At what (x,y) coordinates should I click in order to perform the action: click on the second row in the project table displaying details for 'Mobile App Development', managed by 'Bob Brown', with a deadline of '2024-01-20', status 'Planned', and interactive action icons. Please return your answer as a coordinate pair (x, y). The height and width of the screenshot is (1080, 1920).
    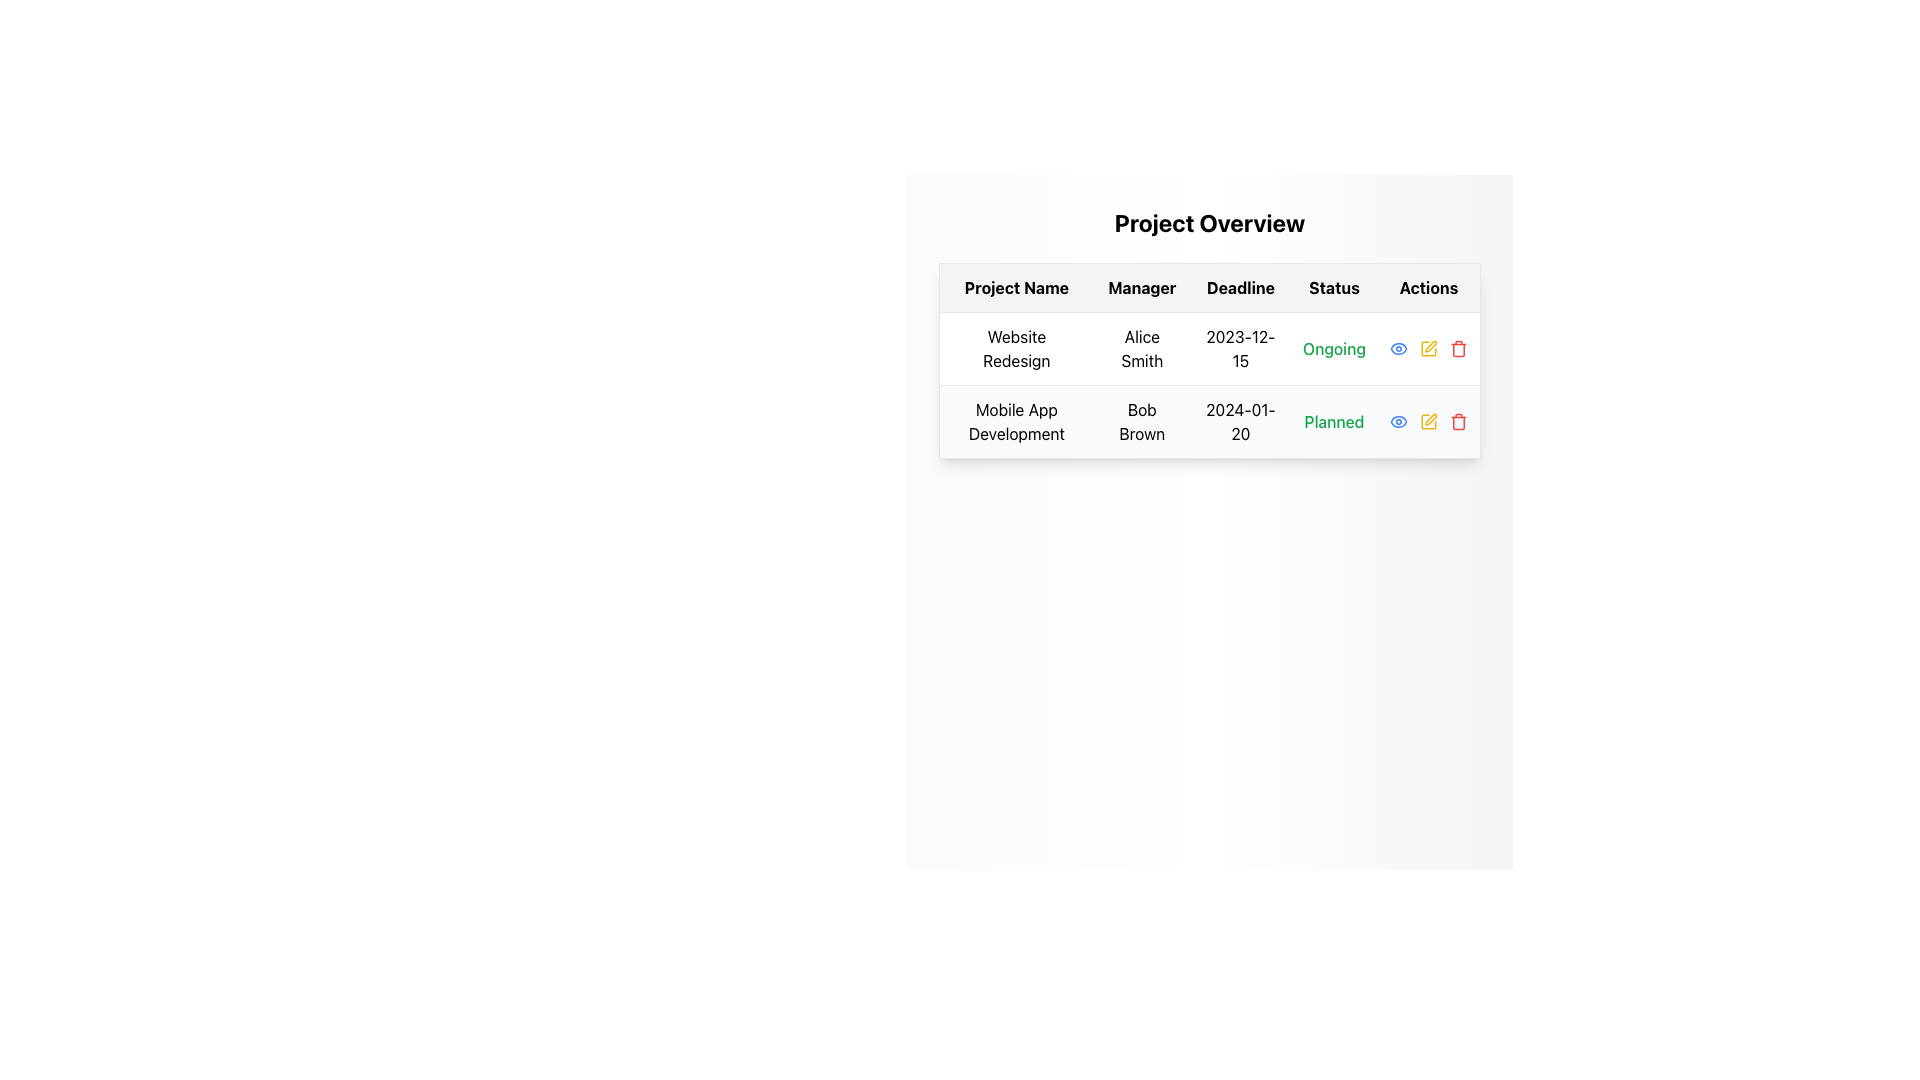
    Looking at the image, I should click on (1208, 420).